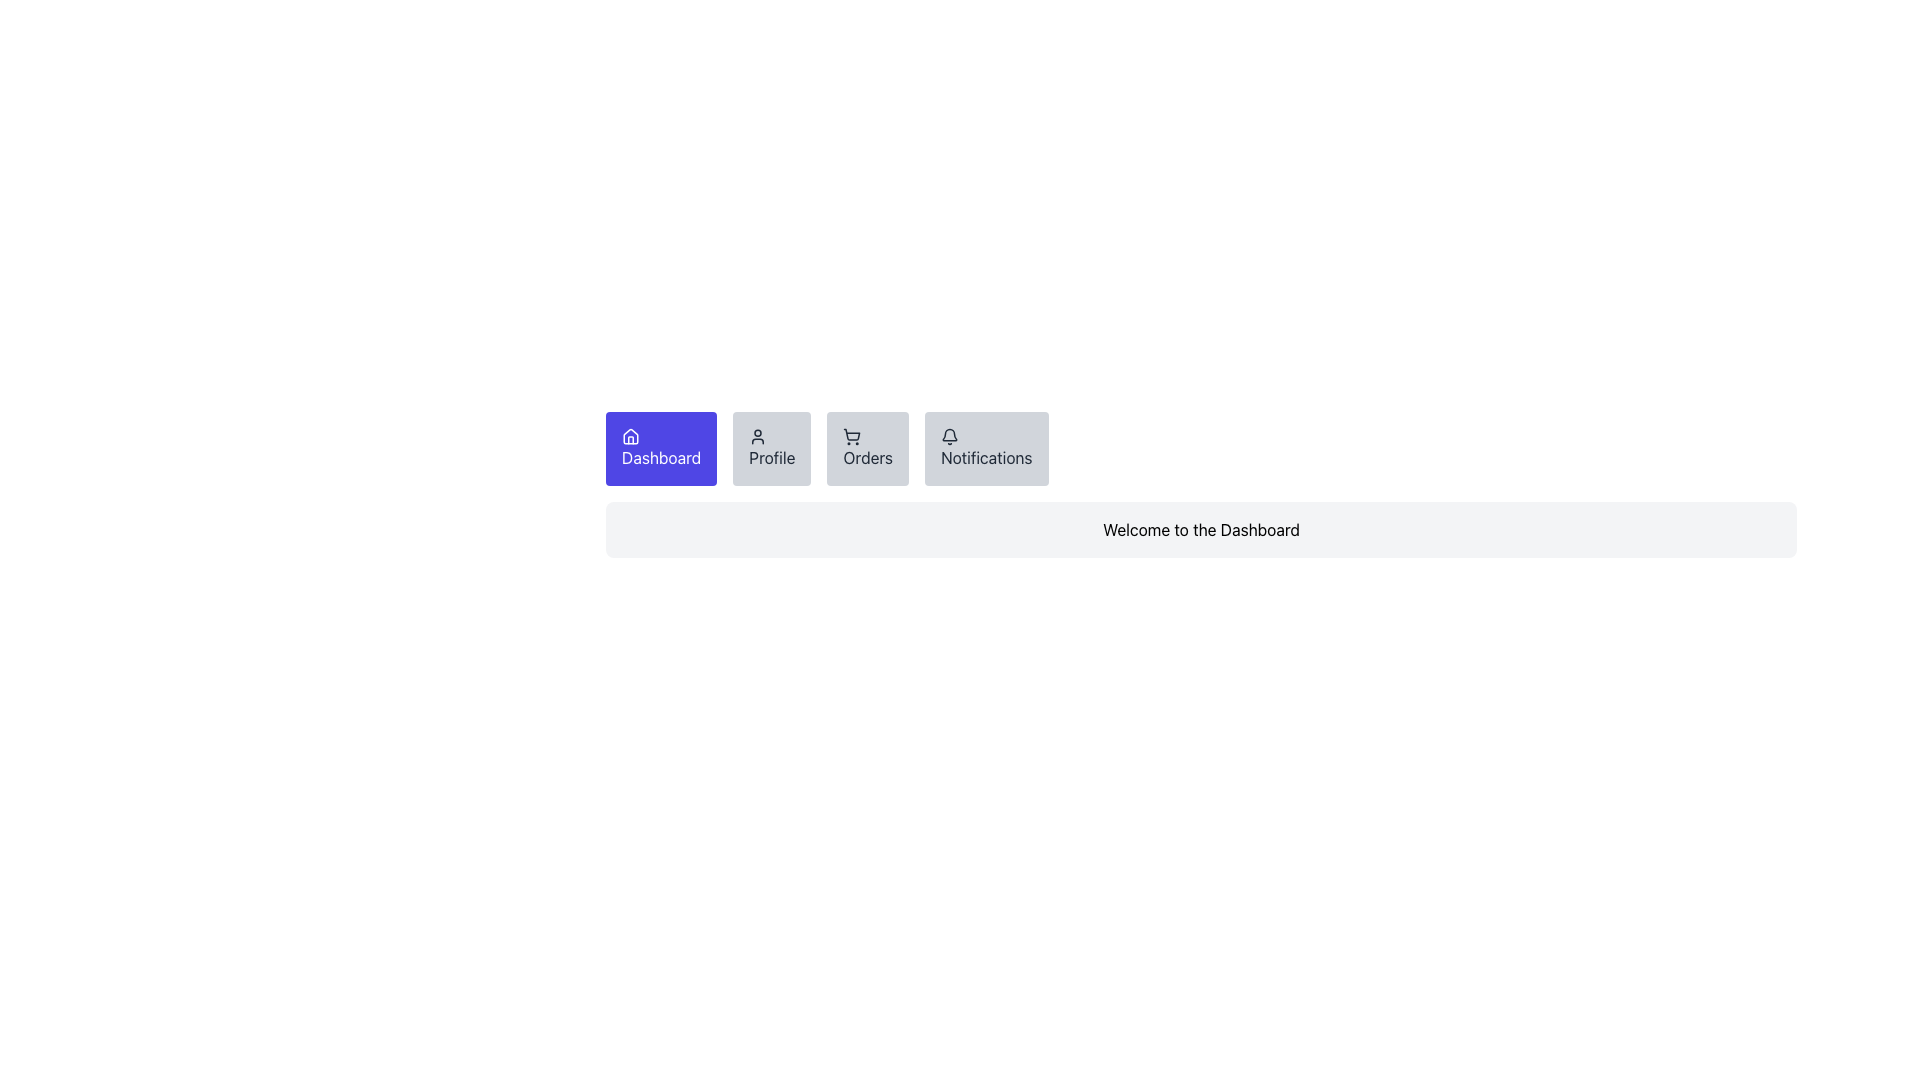 Image resolution: width=1920 pixels, height=1080 pixels. Describe the element at coordinates (852, 435) in the screenshot. I see `the 'Orders' icon in the navigation toolbar, which is positioned between the 'Profile' and 'Notifications' buttons` at that location.